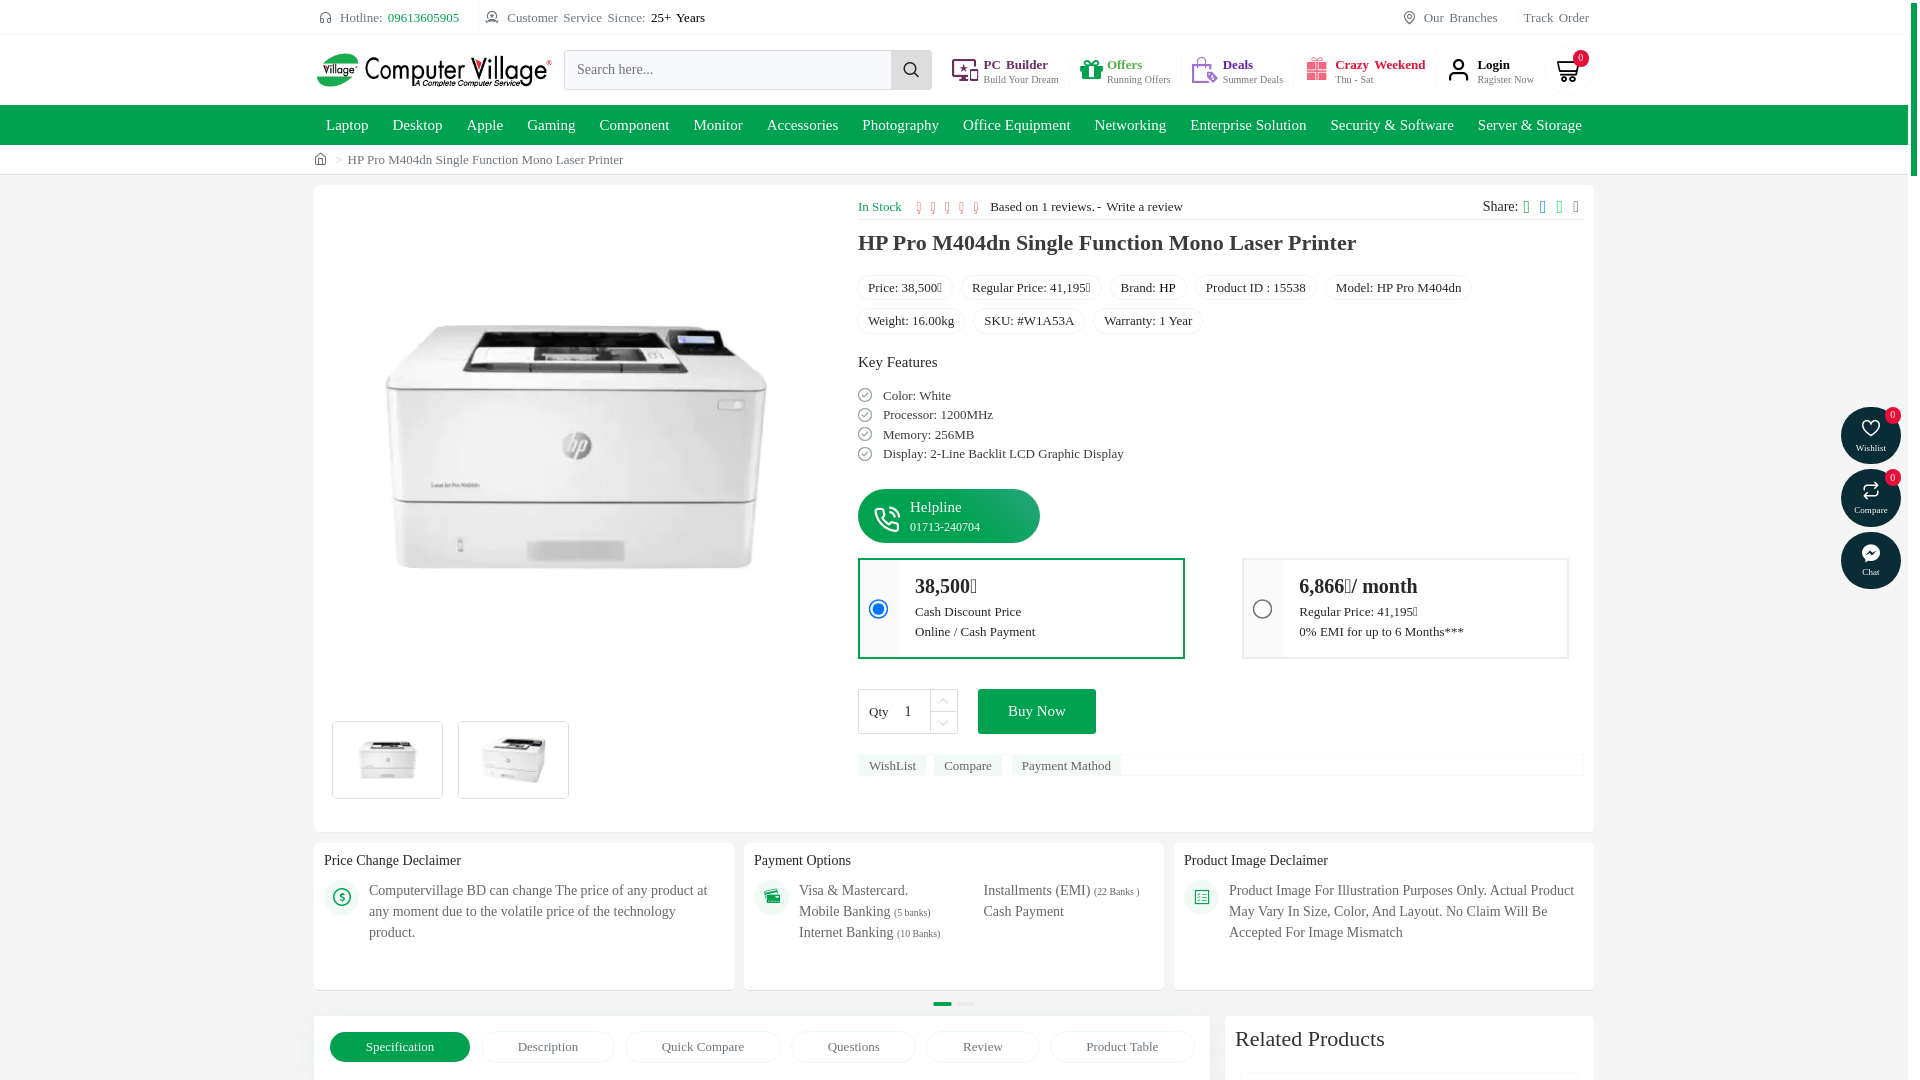 This screenshot has width=1920, height=1080. Describe the element at coordinates (1124, 68) in the screenshot. I see `'Offers` at that location.